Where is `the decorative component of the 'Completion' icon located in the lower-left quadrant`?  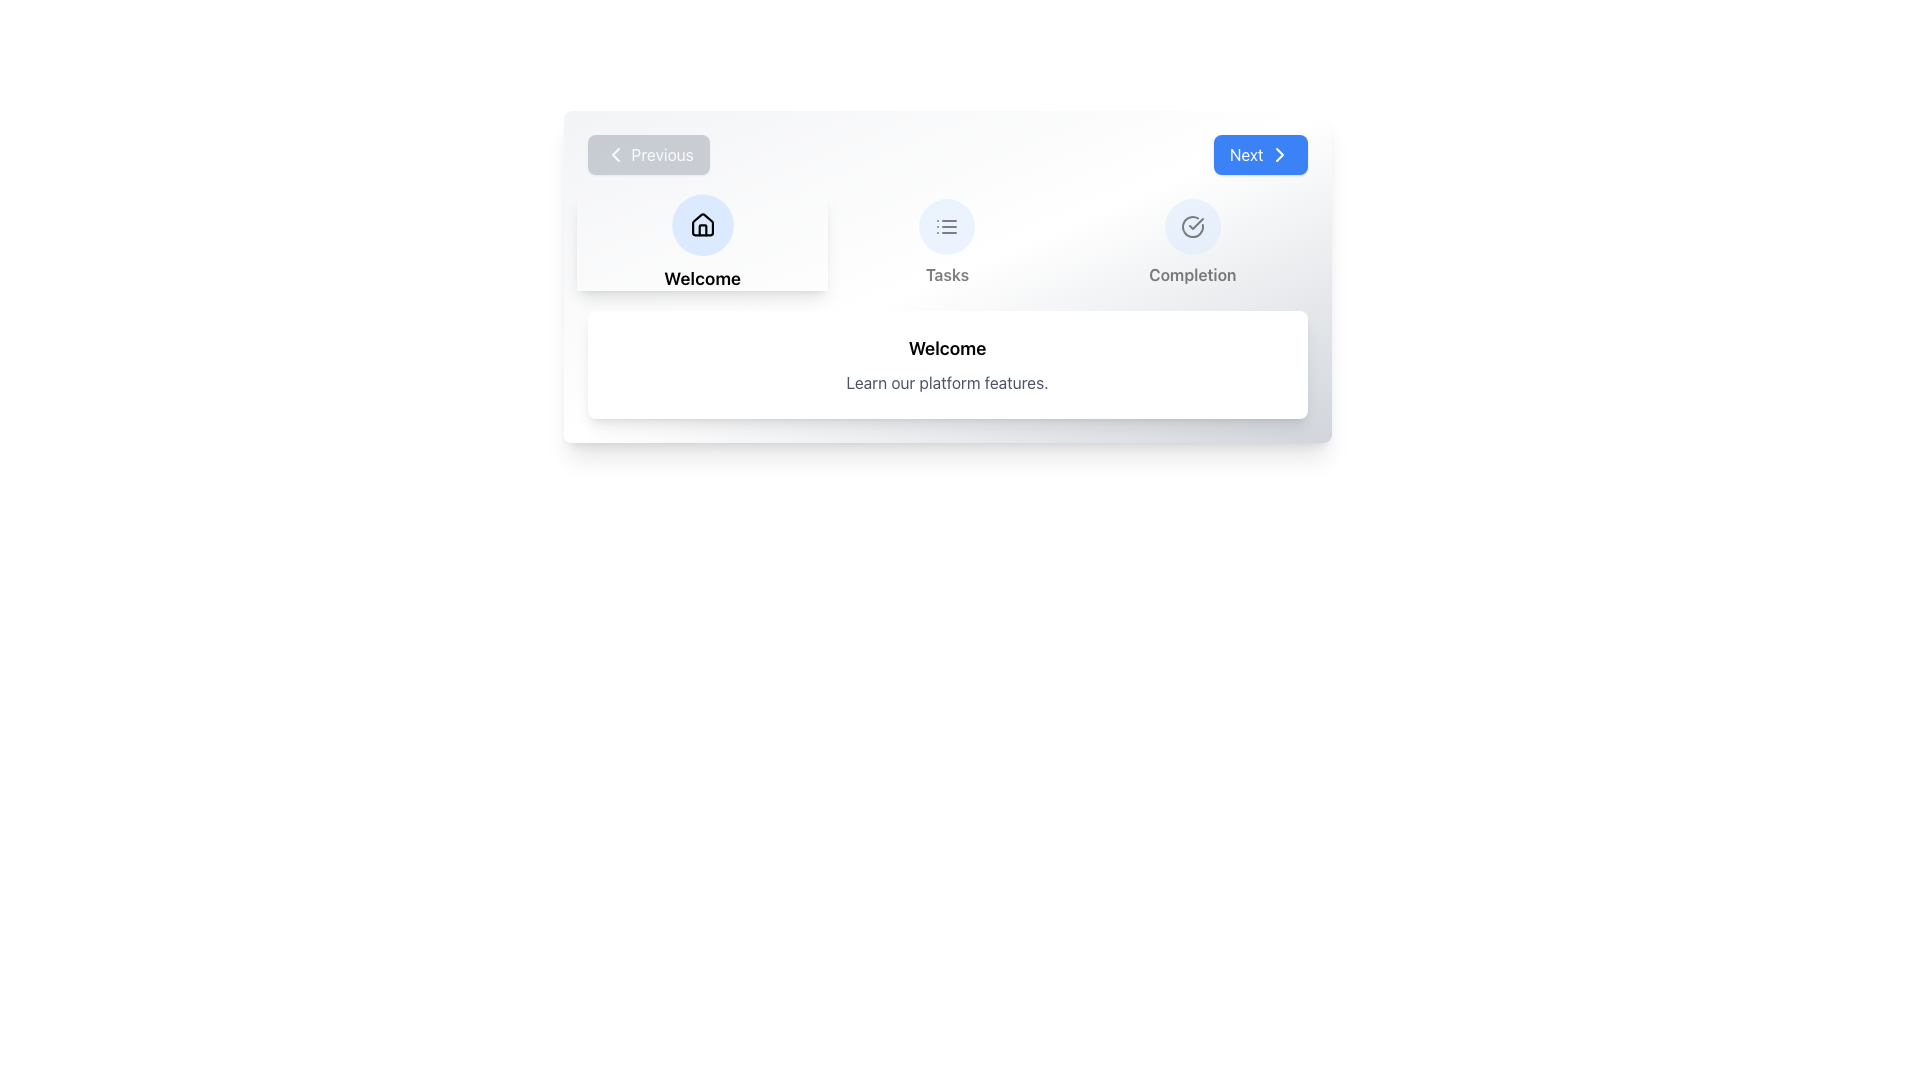
the decorative component of the 'Completion' icon located in the lower-left quadrant is located at coordinates (1192, 226).